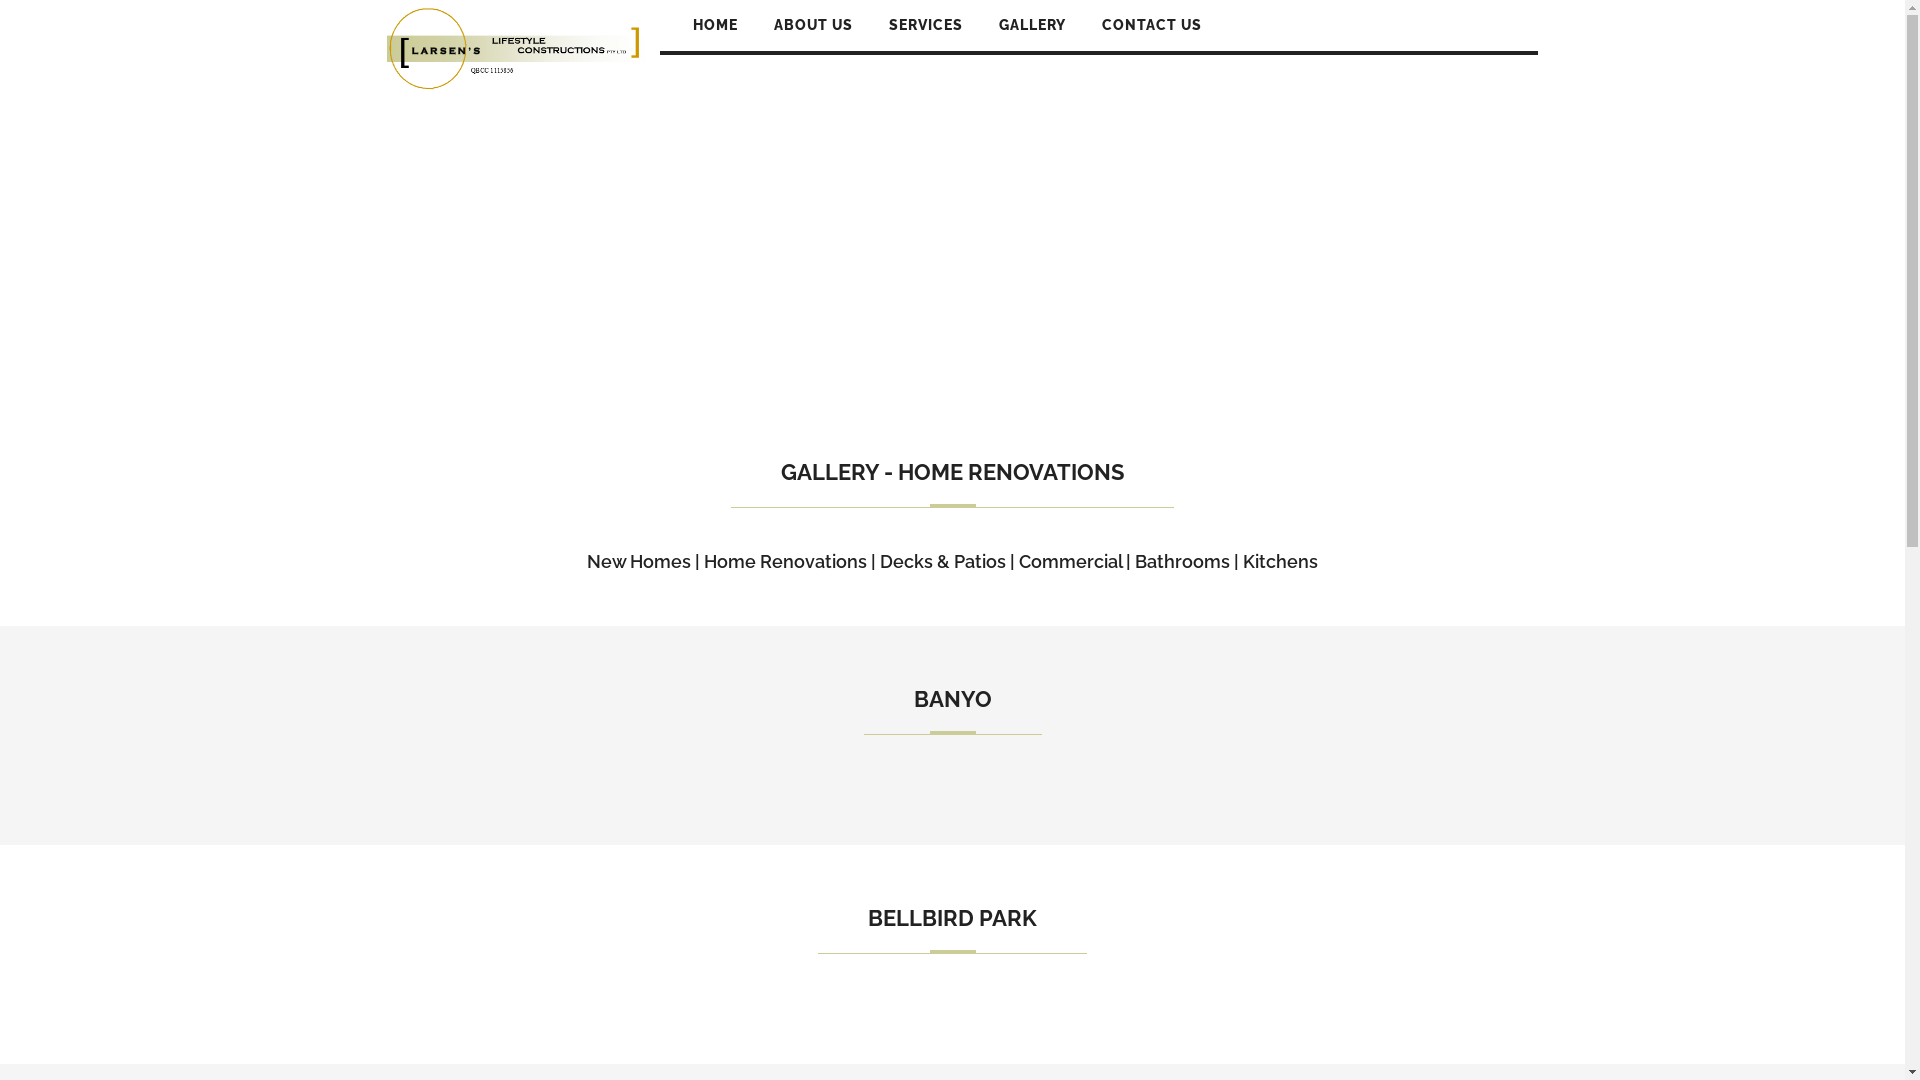 The height and width of the screenshot is (1080, 1920). Describe the element at coordinates (585, 561) in the screenshot. I see `'New Homes'` at that location.